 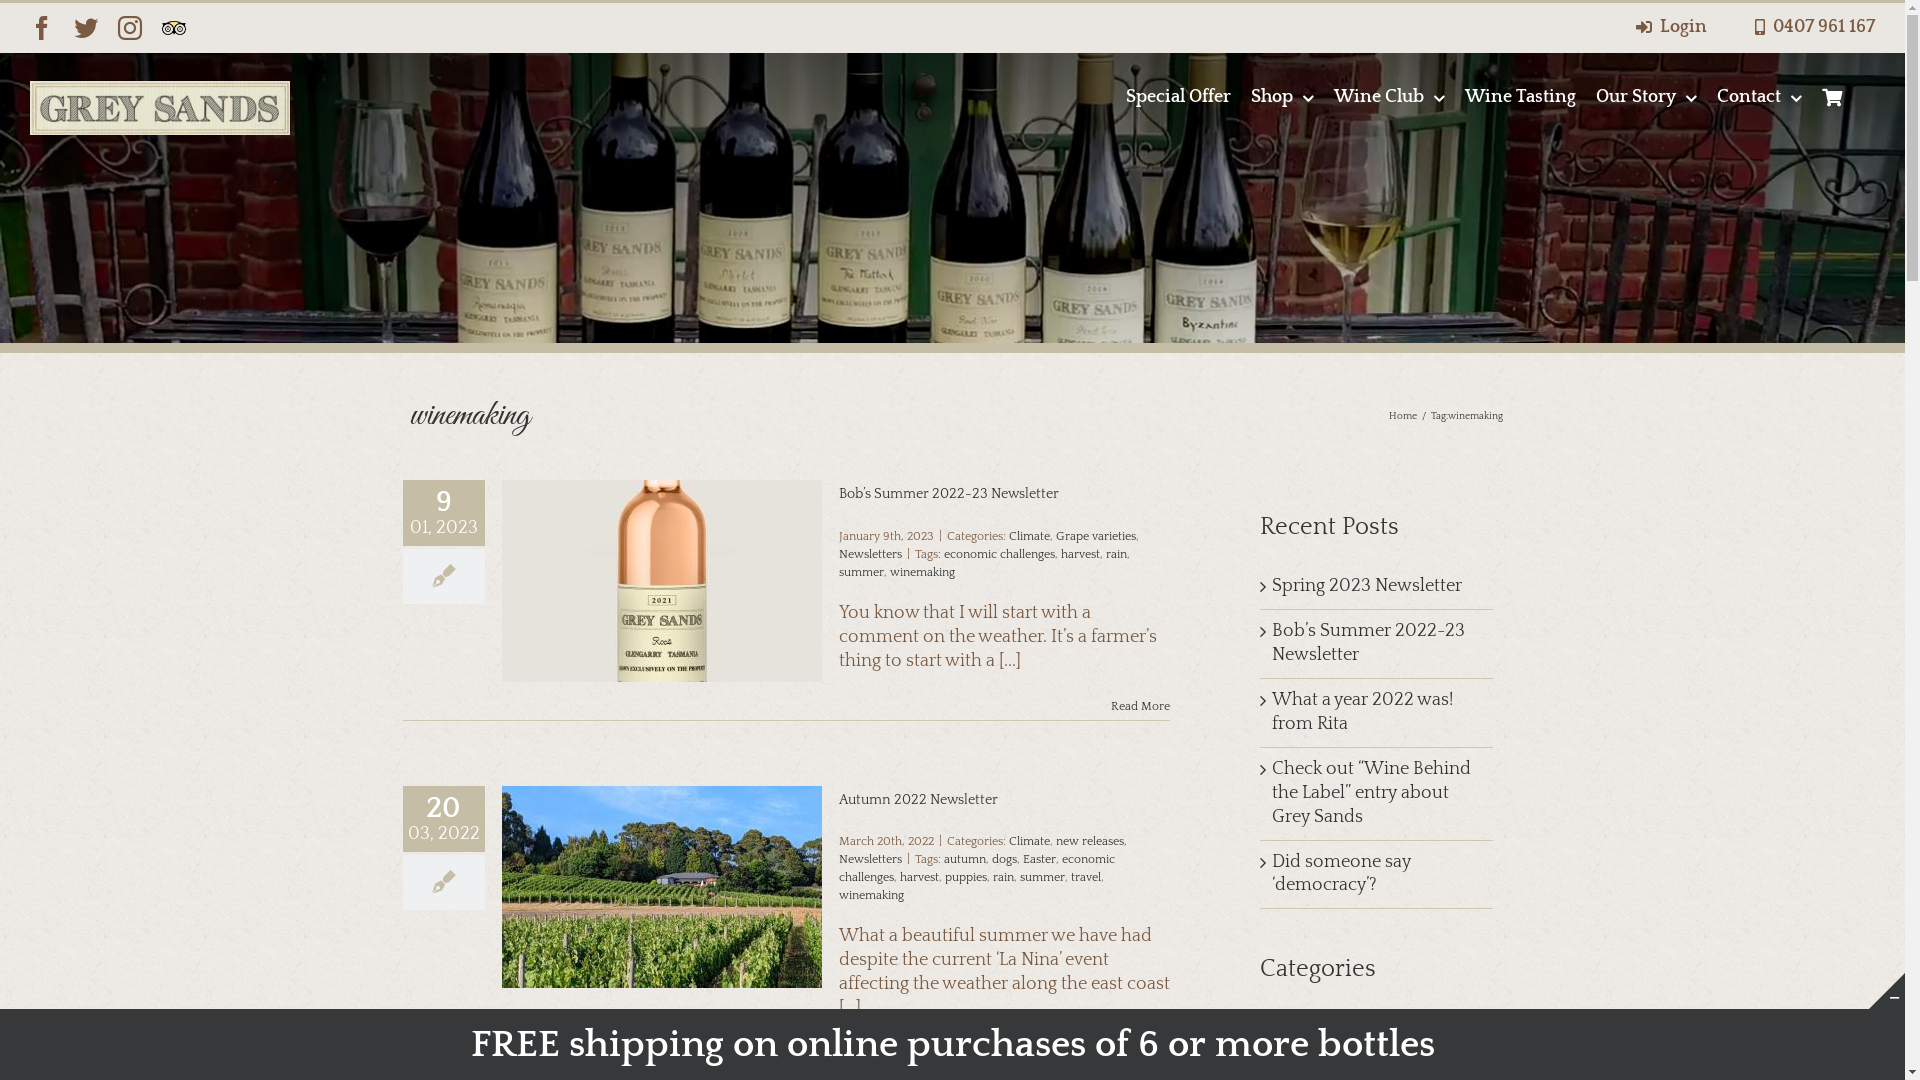 What do you see at coordinates (1271, 711) in the screenshot?
I see `'What a year 2022 was! from Rita'` at bounding box center [1271, 711].